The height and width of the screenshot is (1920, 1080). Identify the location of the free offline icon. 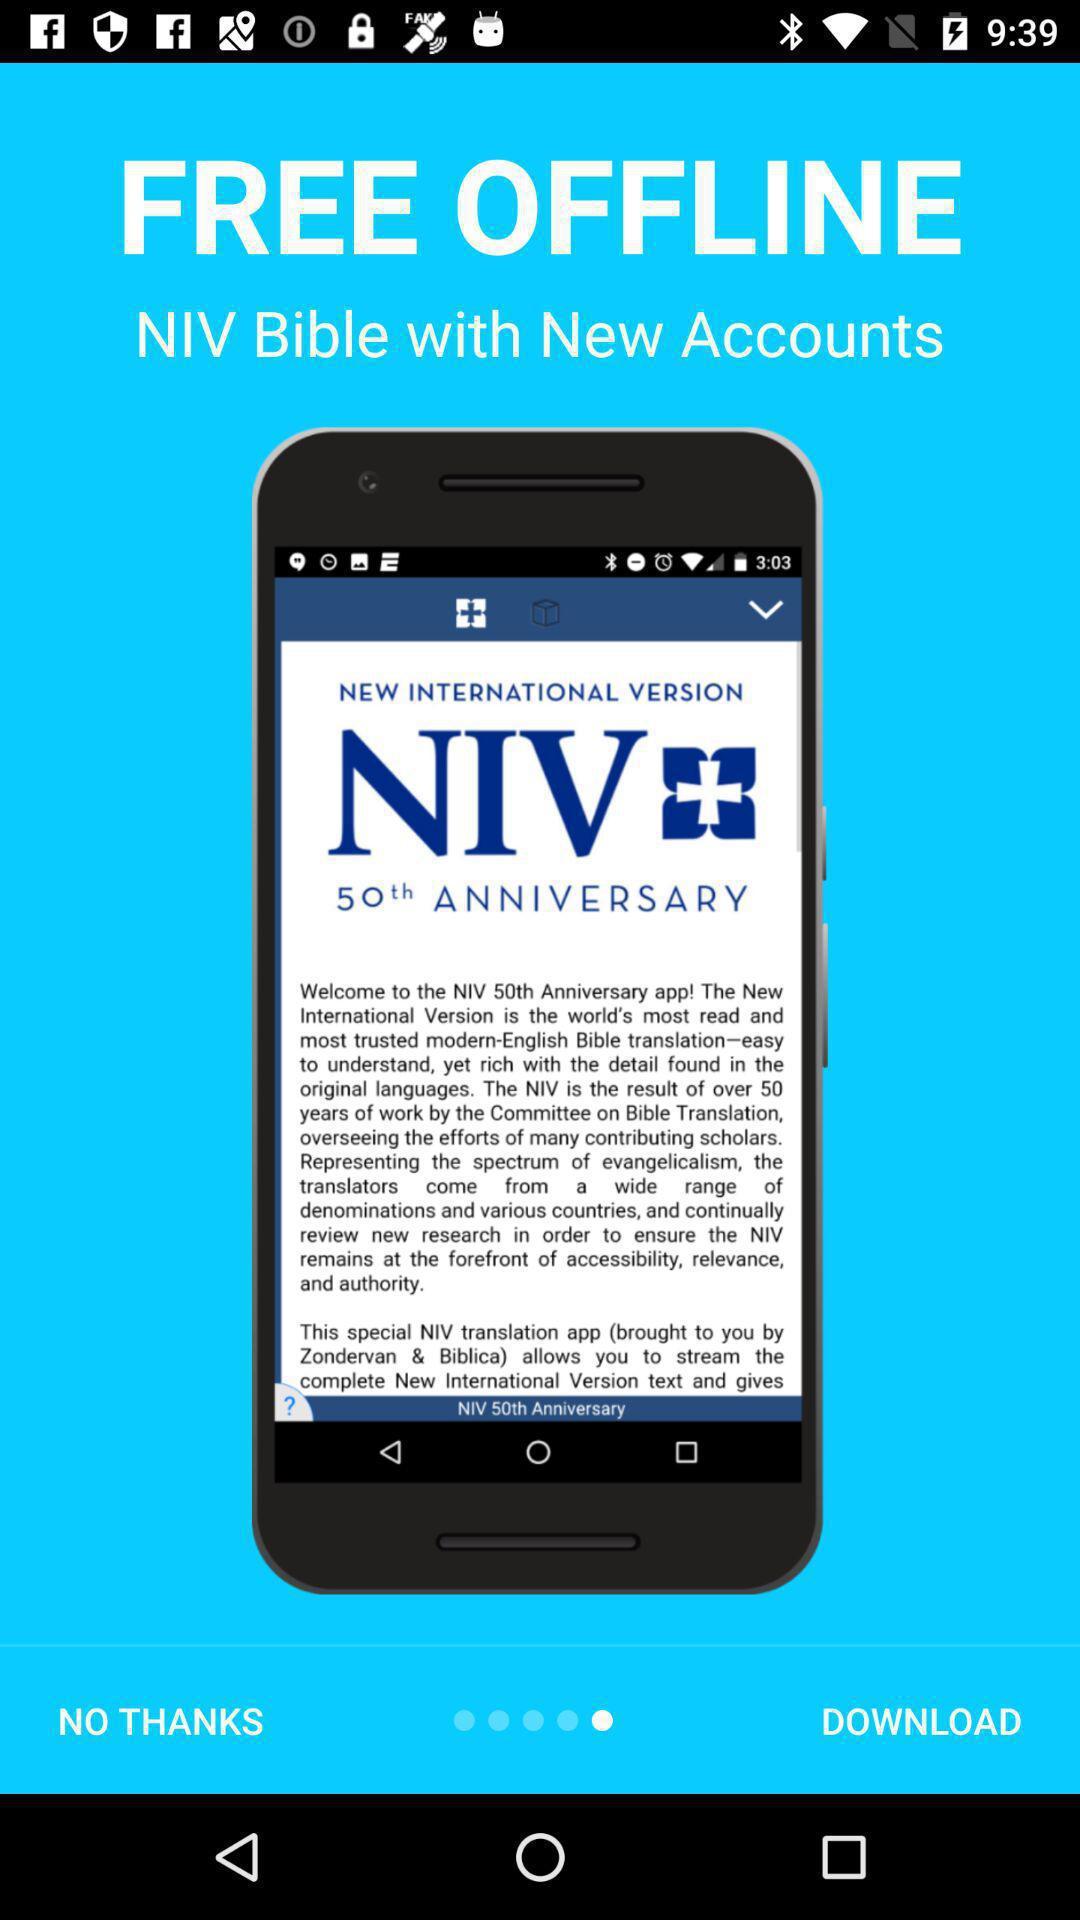
(538, 202).